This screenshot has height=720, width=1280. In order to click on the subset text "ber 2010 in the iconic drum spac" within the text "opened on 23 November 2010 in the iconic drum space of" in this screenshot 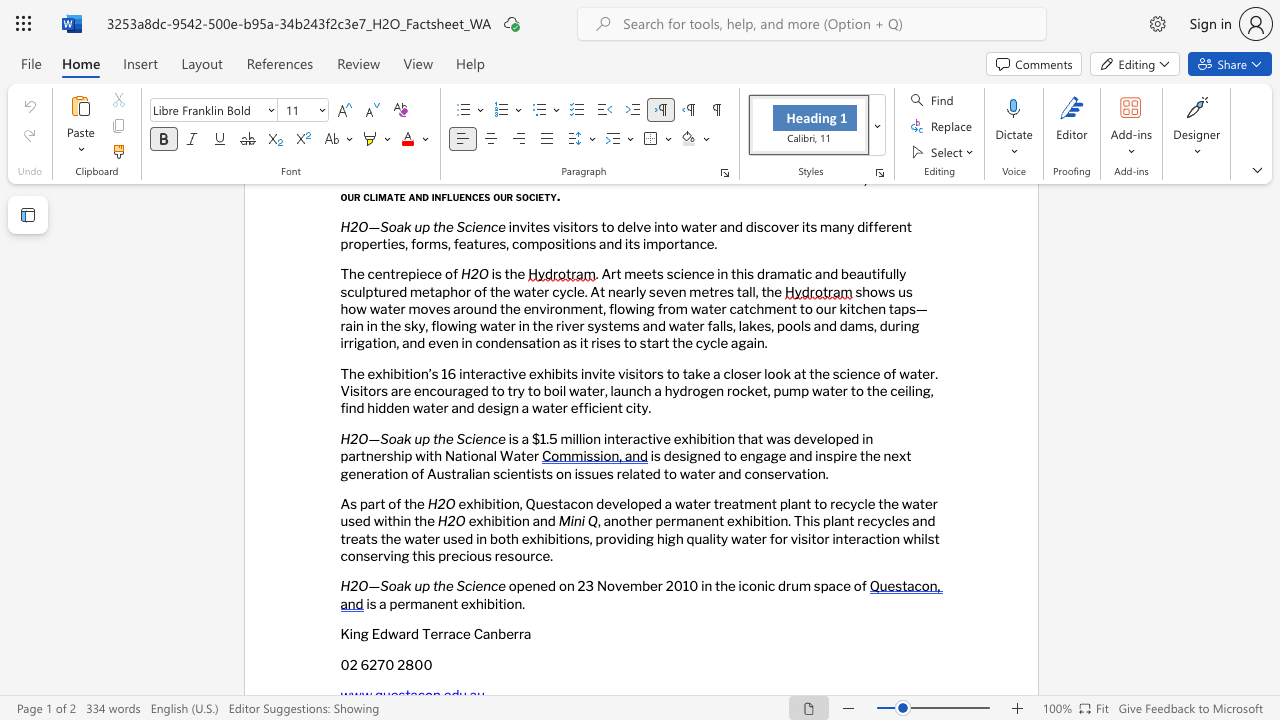, I will do `click(642, 585)`.